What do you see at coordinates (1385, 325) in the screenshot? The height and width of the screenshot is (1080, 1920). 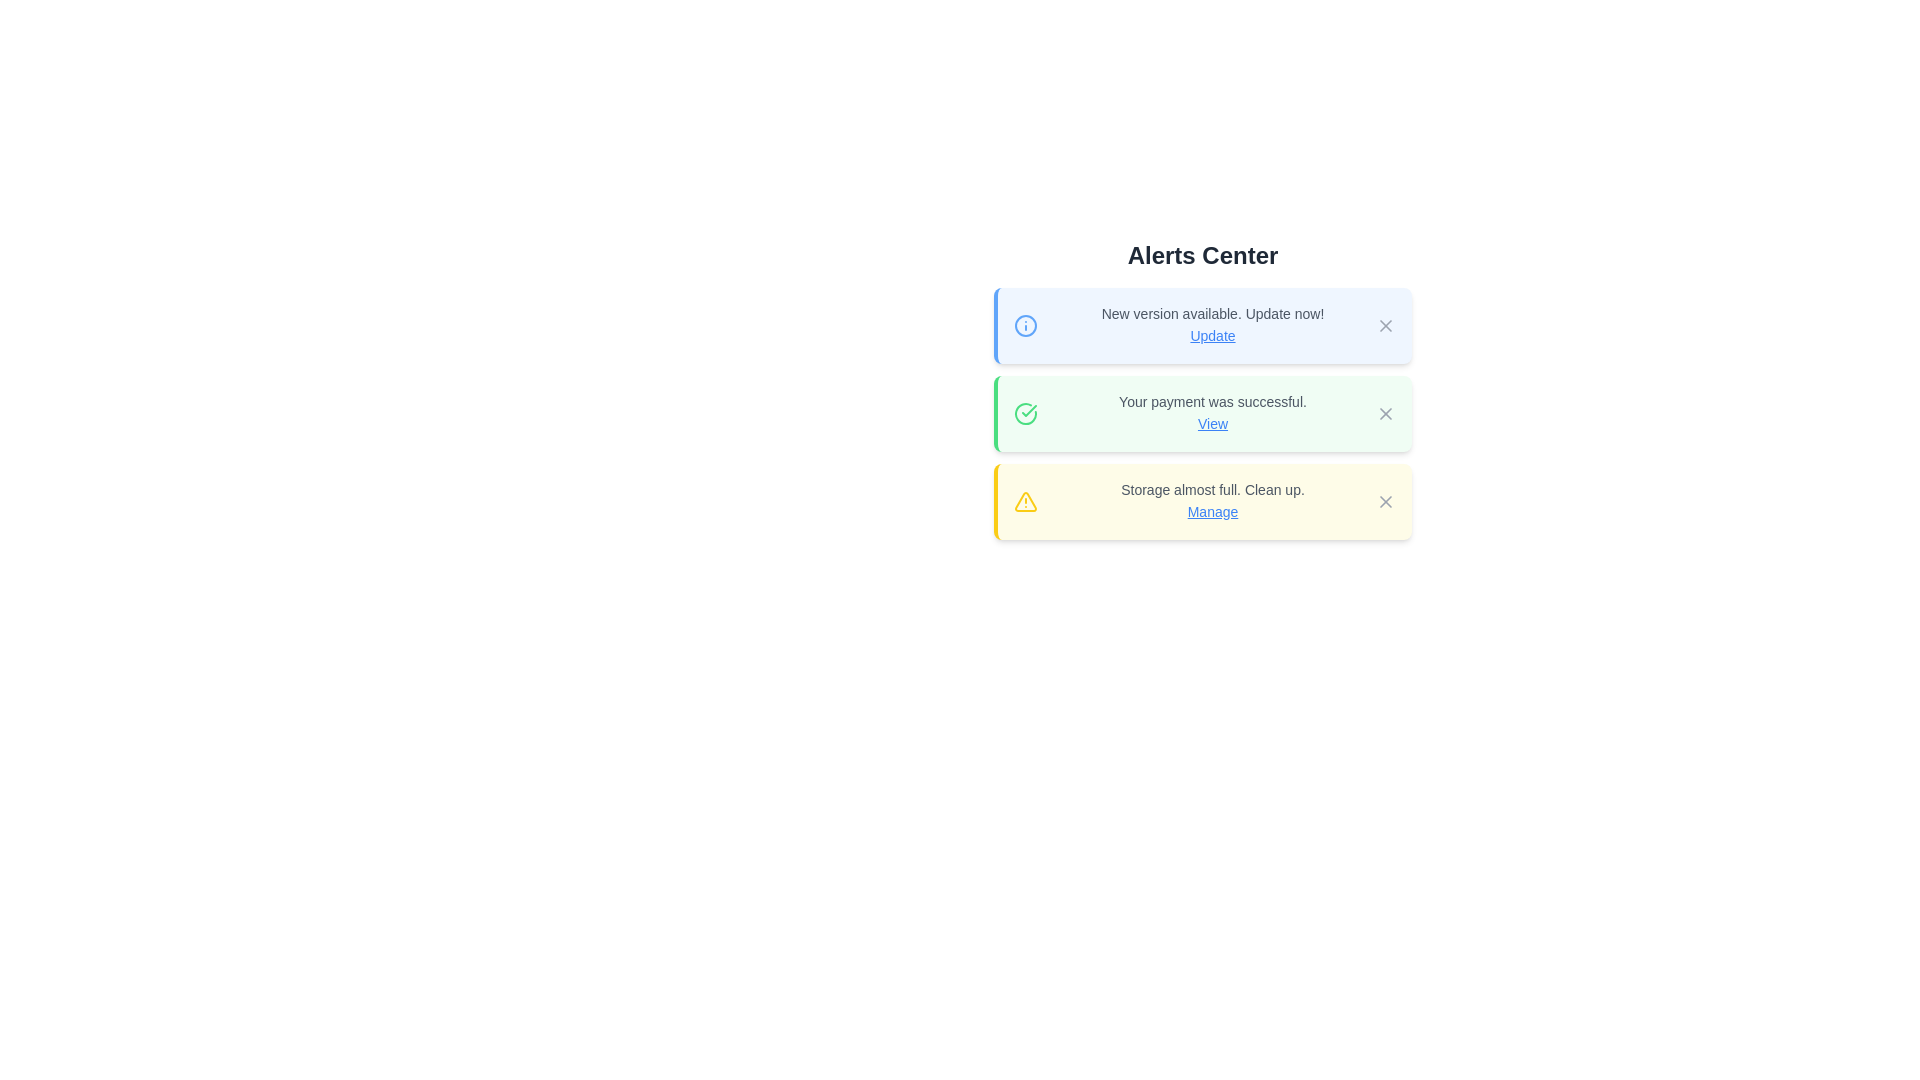 I see `the 'X' icon in the Alerts Center section, which is located at the top-right corner of the notification bar` at bounding box center [1385, 325].